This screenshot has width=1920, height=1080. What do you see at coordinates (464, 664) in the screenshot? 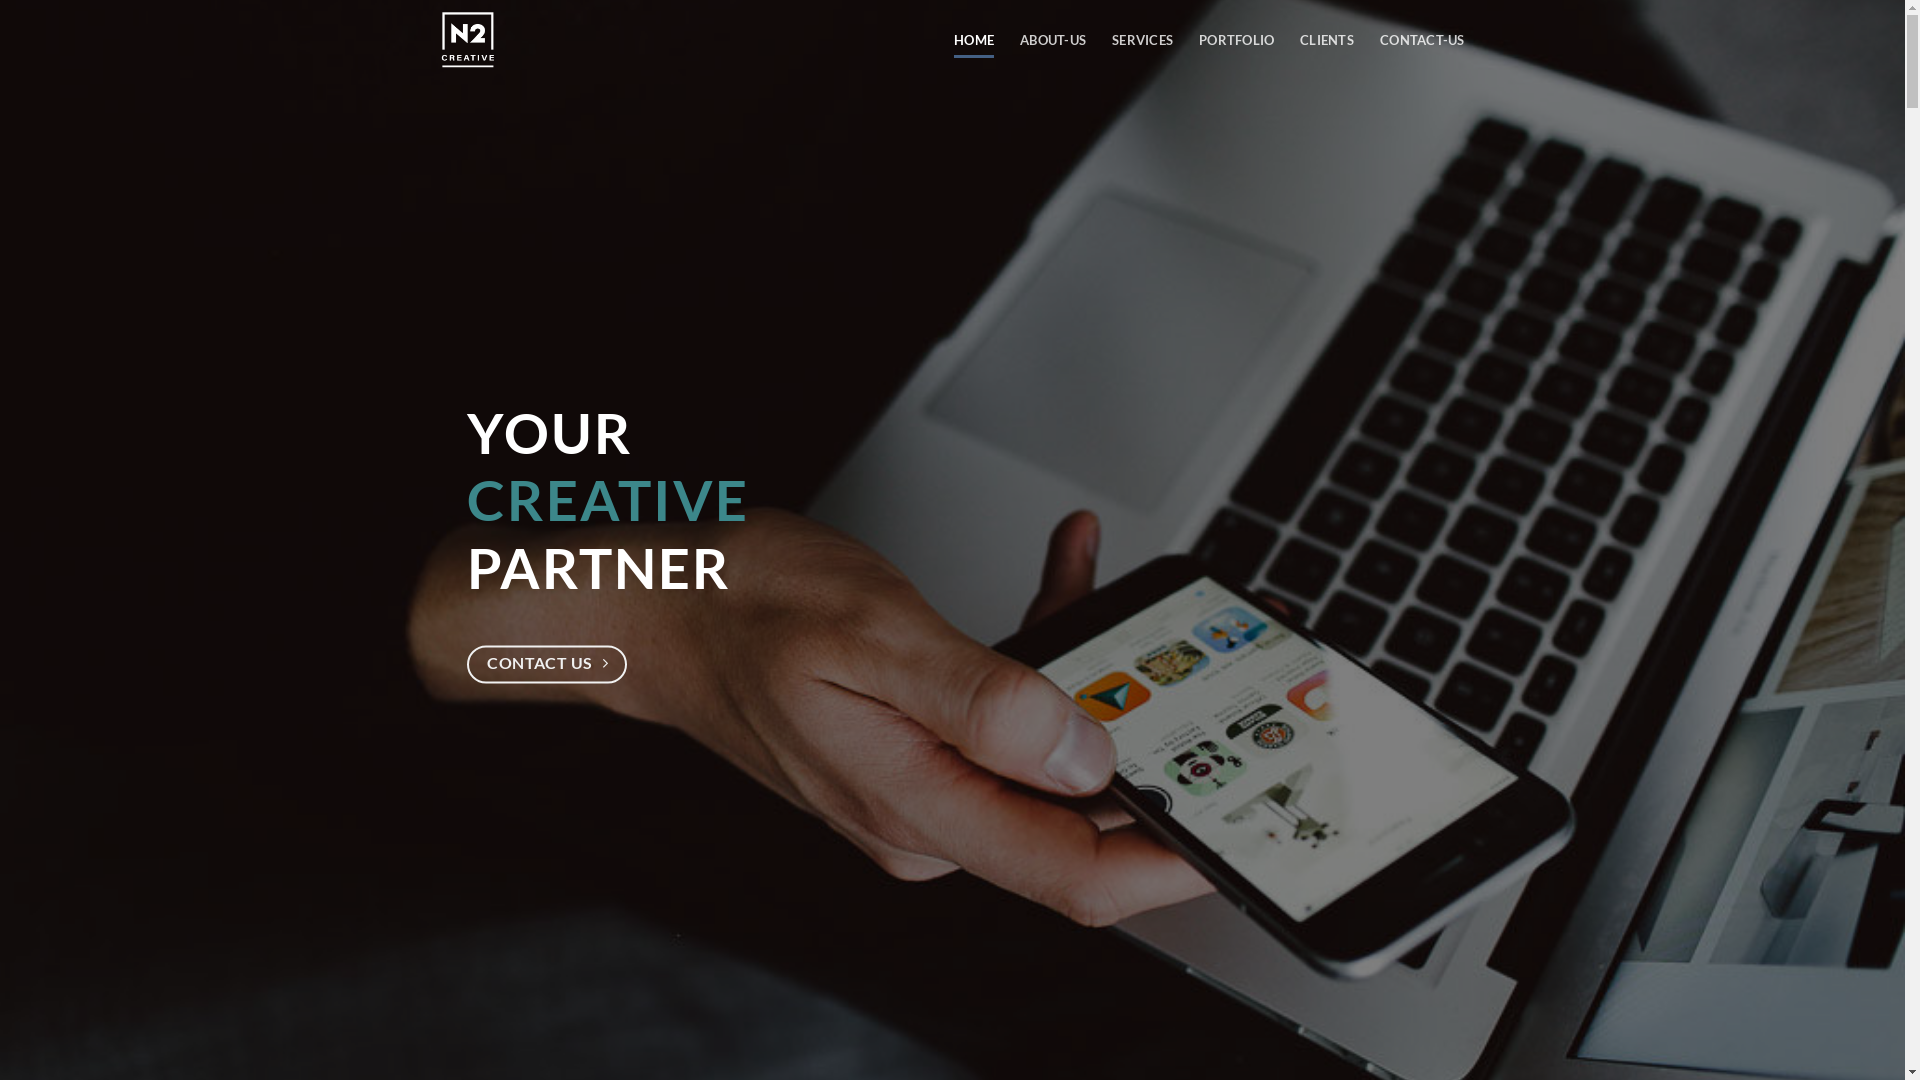
I see `'CONTACT US'` at bounding box center [464, 664].